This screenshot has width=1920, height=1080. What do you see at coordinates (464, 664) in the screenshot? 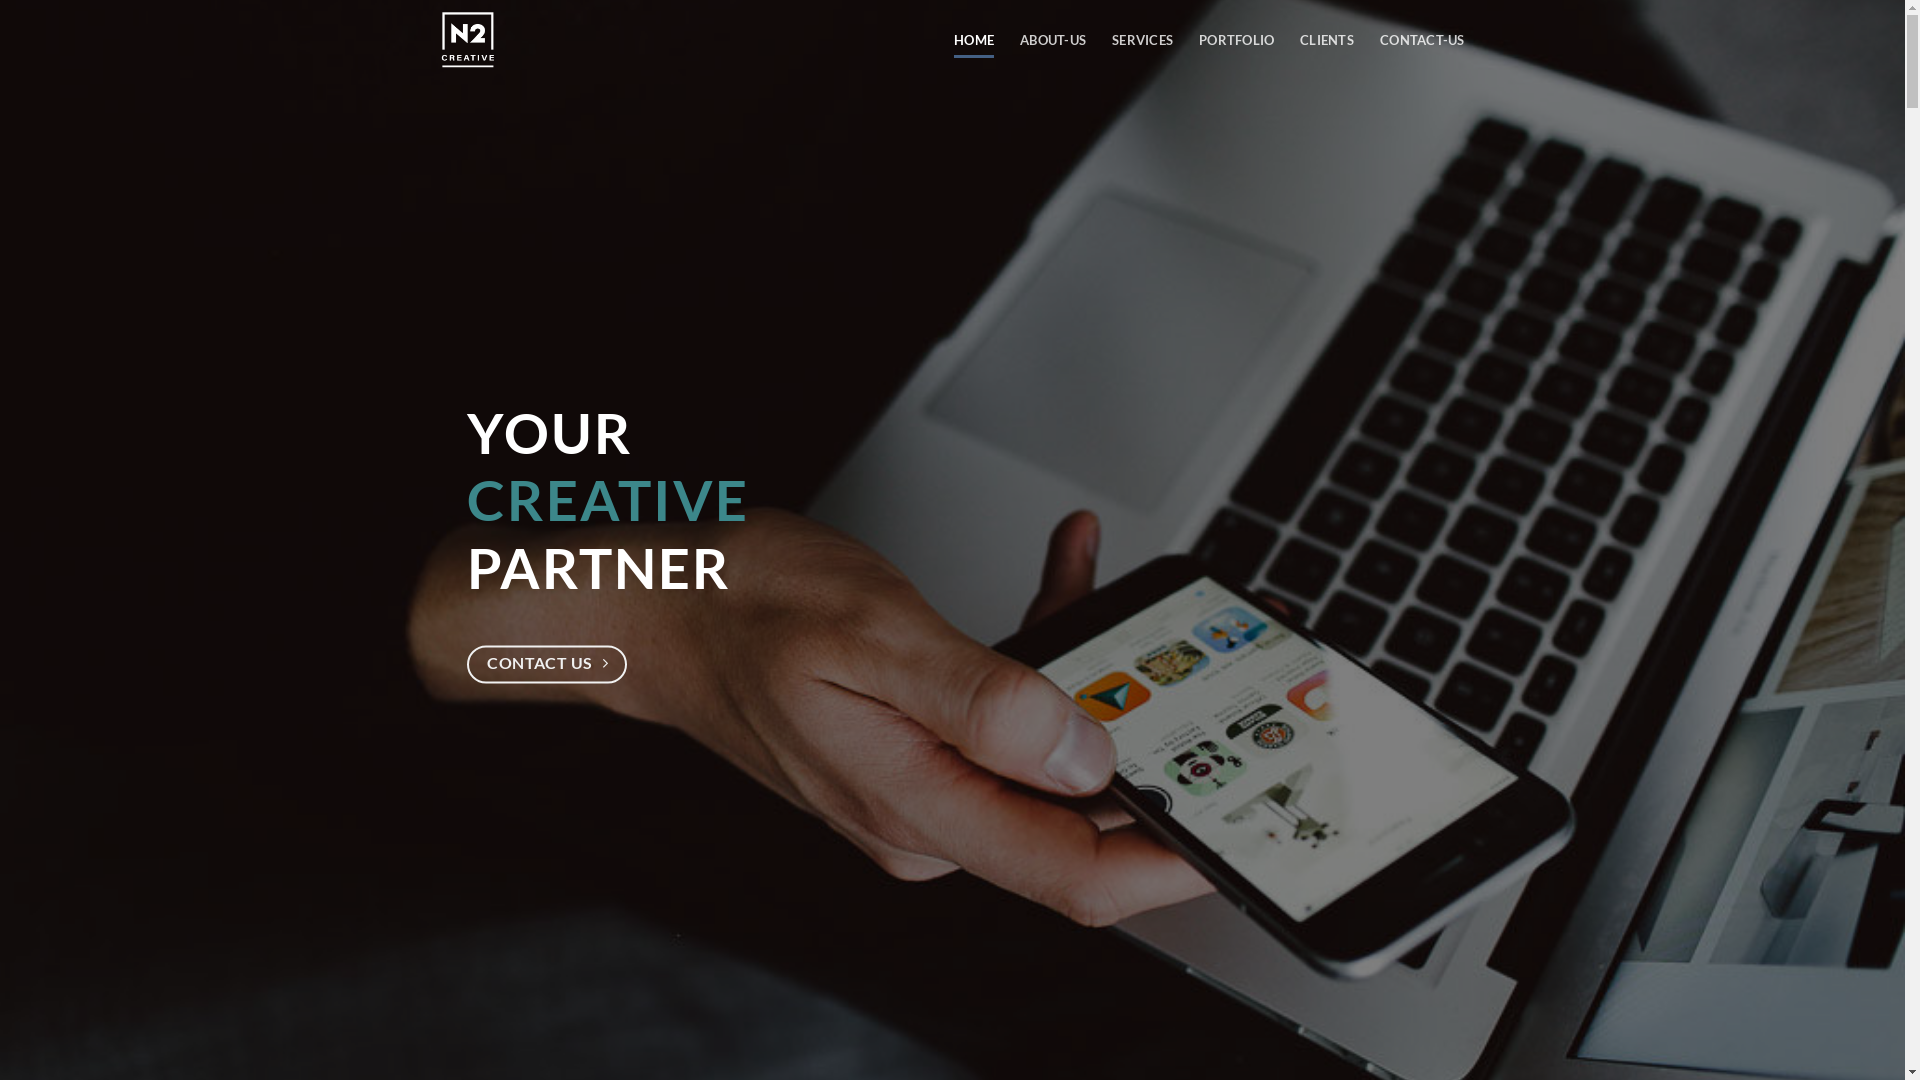
I see `'CONTACT US'` at bounding box center [464, 664].